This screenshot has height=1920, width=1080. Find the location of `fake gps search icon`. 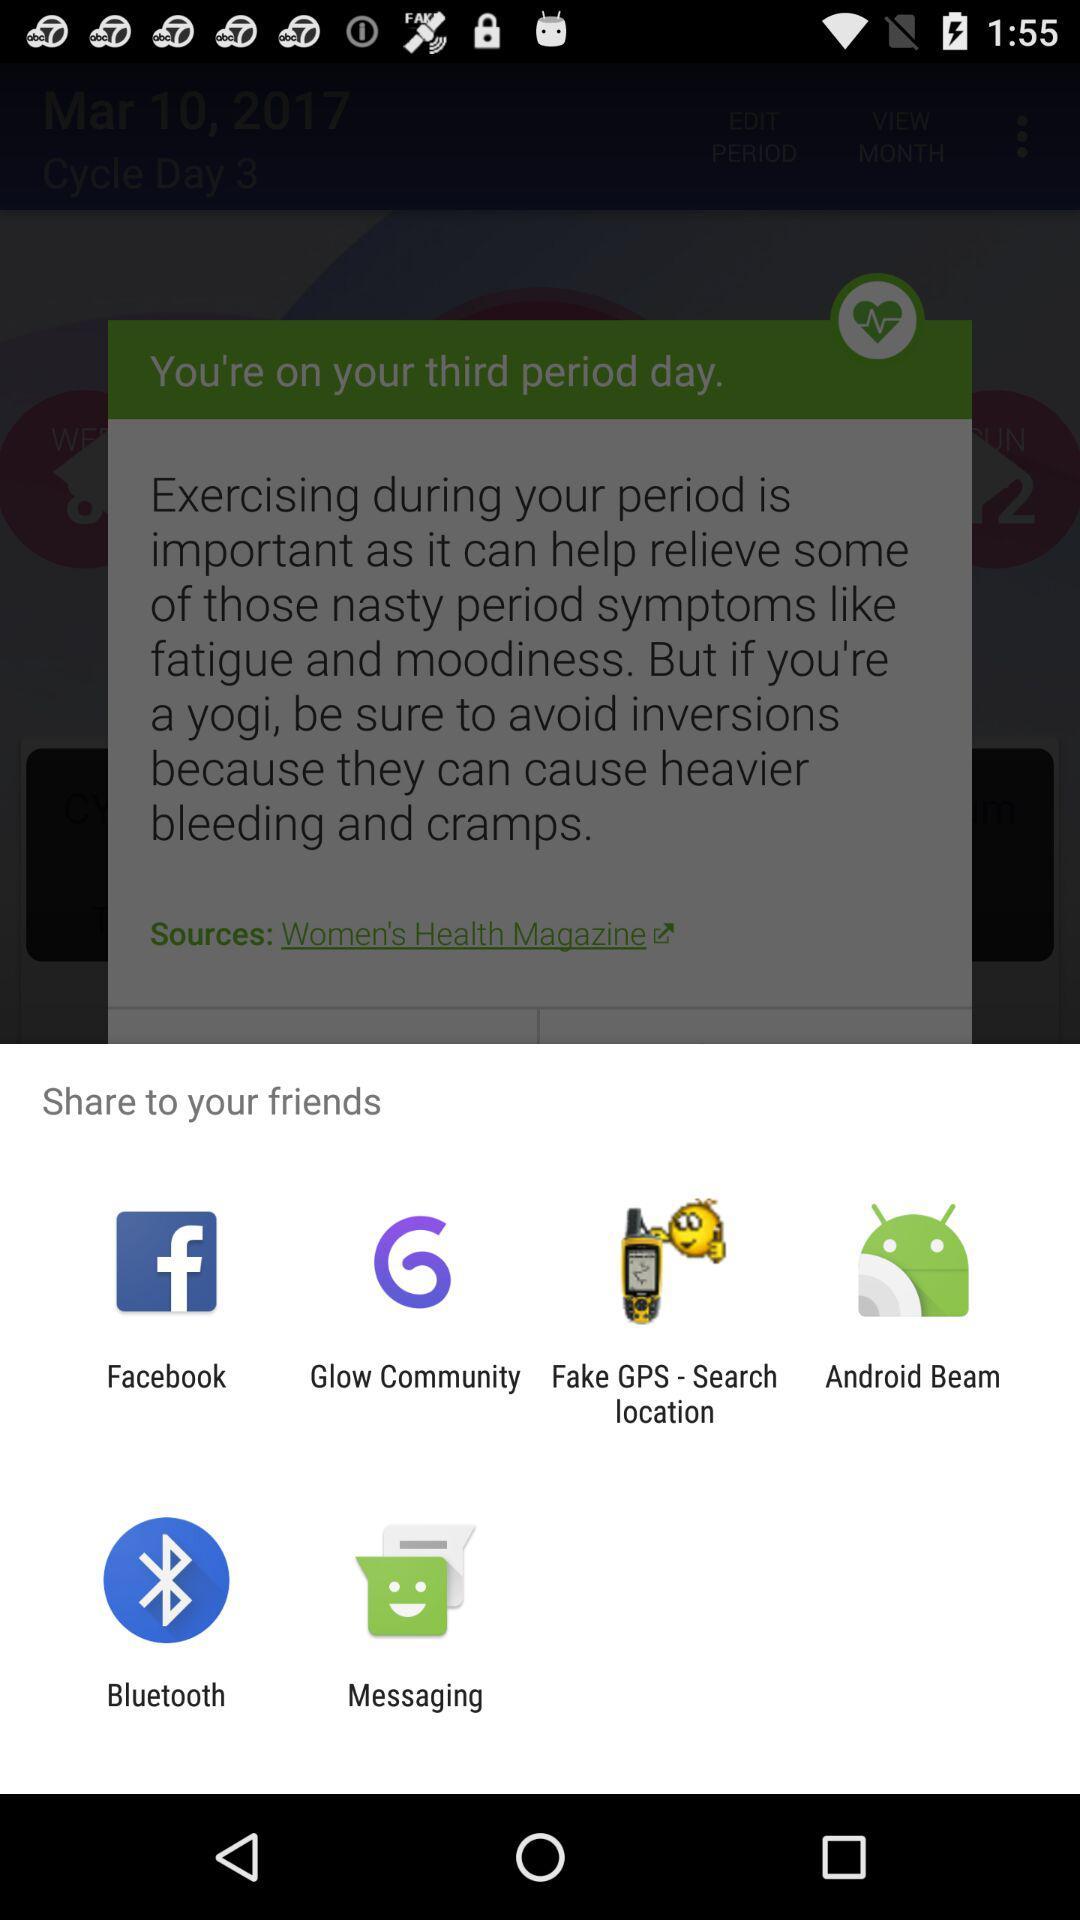

fake gps search icon is located at coordinates (664, 1392).